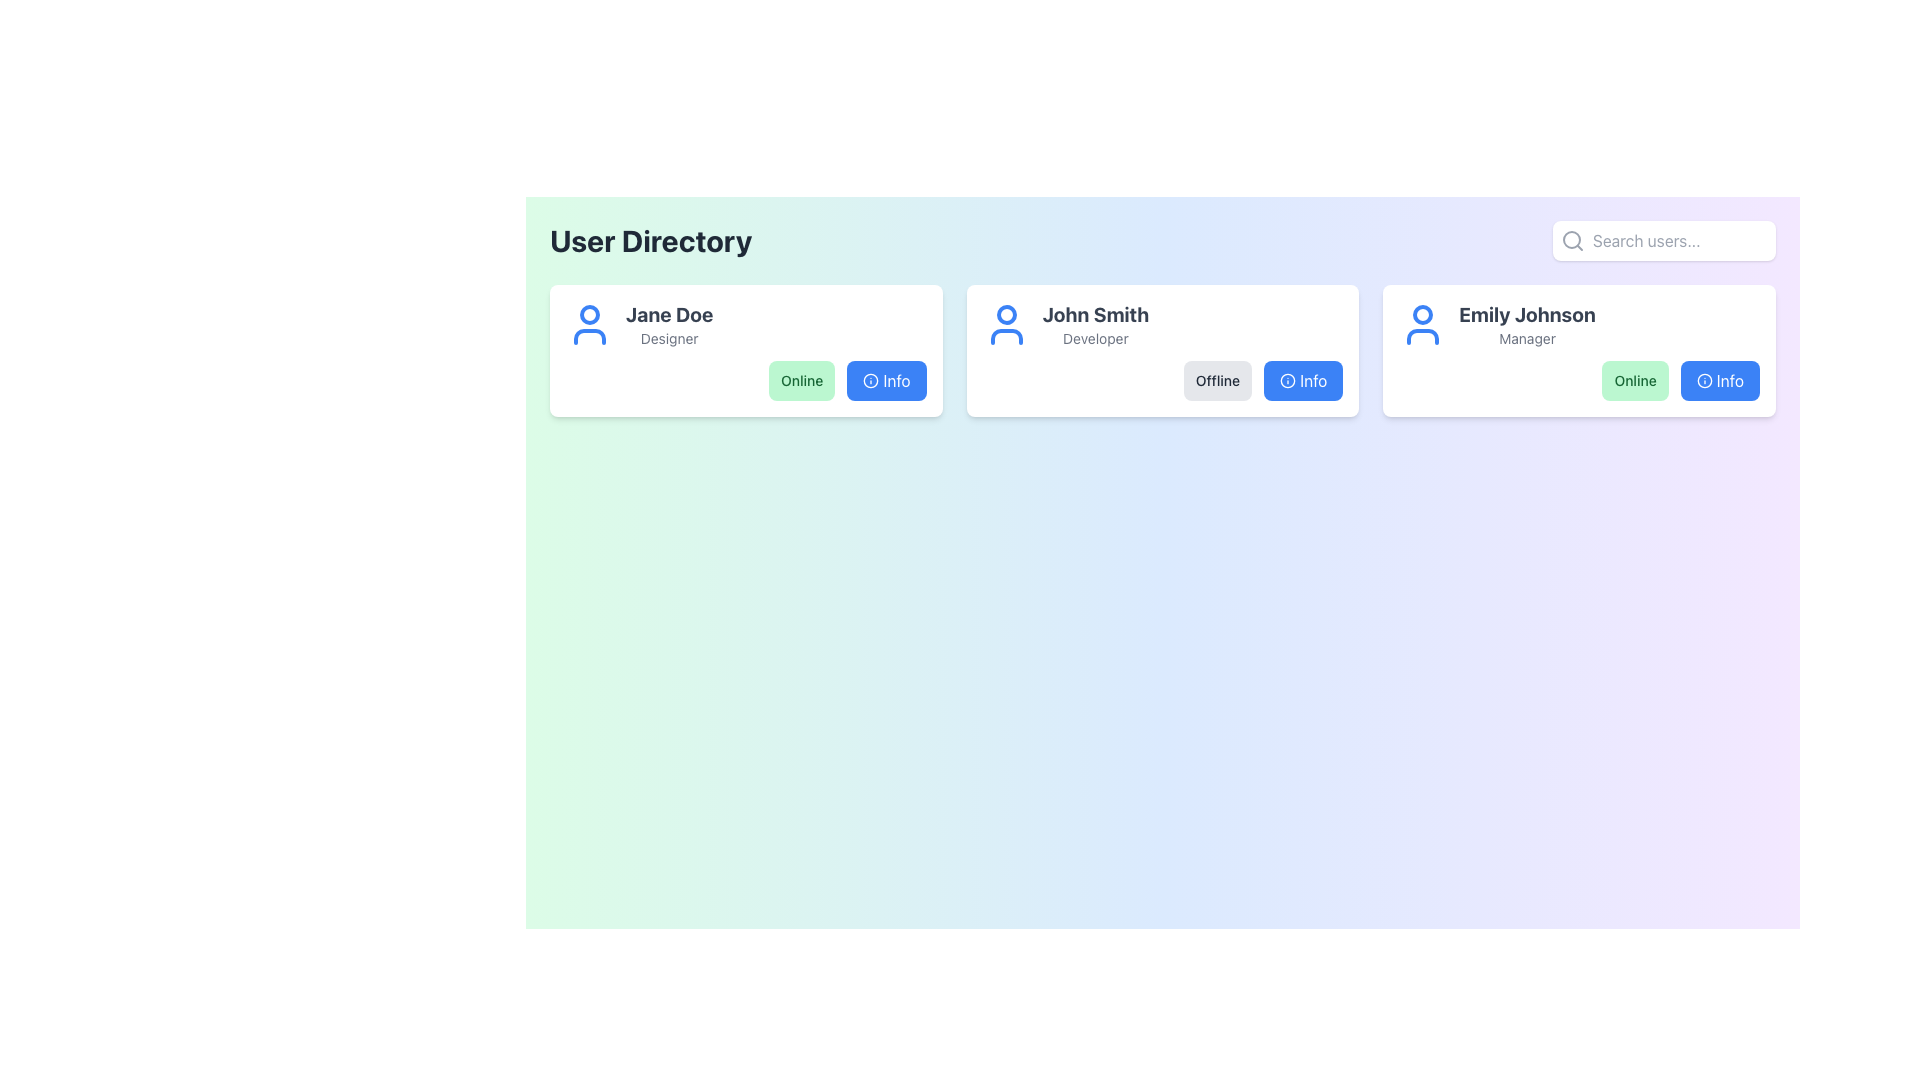 The height and width of the screenshot is (1080, 1920). What do you see at coordinates (886, 381) in the screenshot?
I see `the button located at the bottom-right corner of Jane Doe's user card in the User Directory to observe the hover behavior` at bounding box center [886, 381].